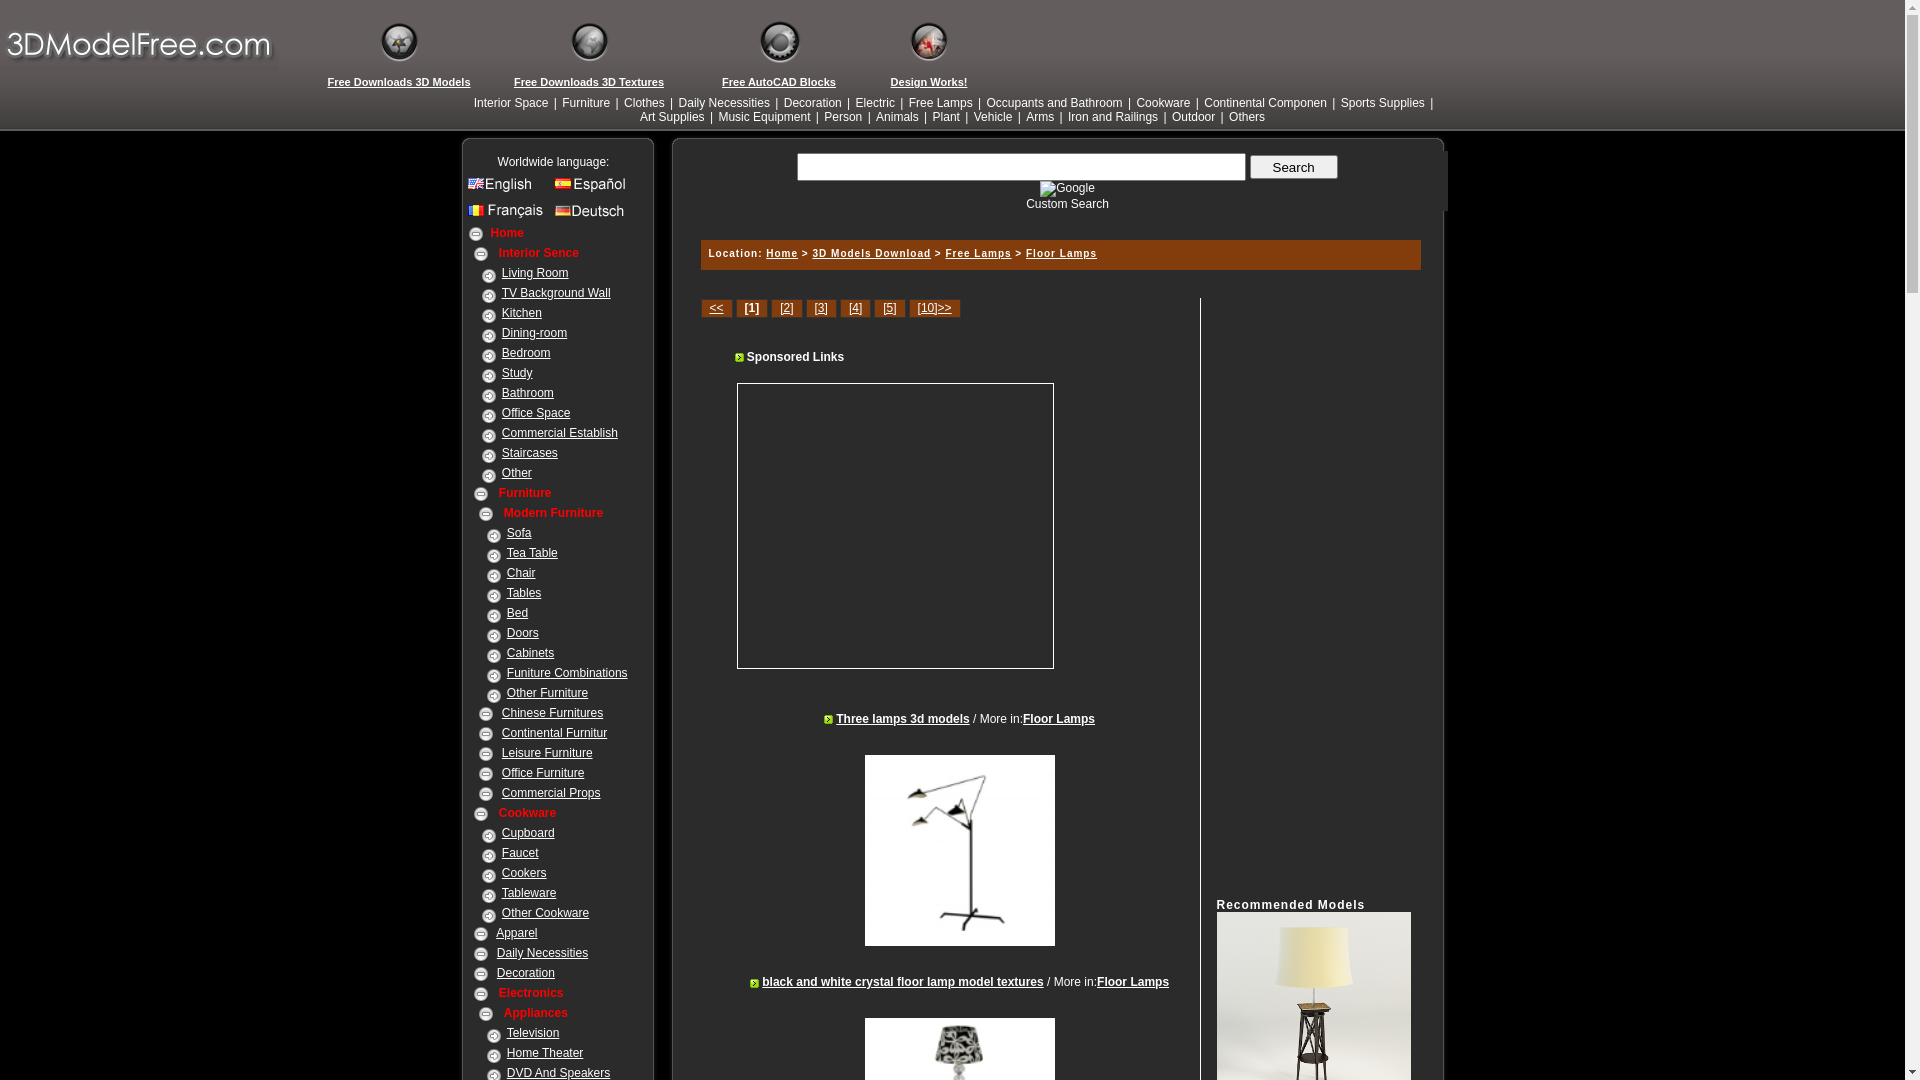 The image size is (1920, 1080). Describe the element at coordinates (945, 116) in the screenshot. I see `'Plant'` at that location.